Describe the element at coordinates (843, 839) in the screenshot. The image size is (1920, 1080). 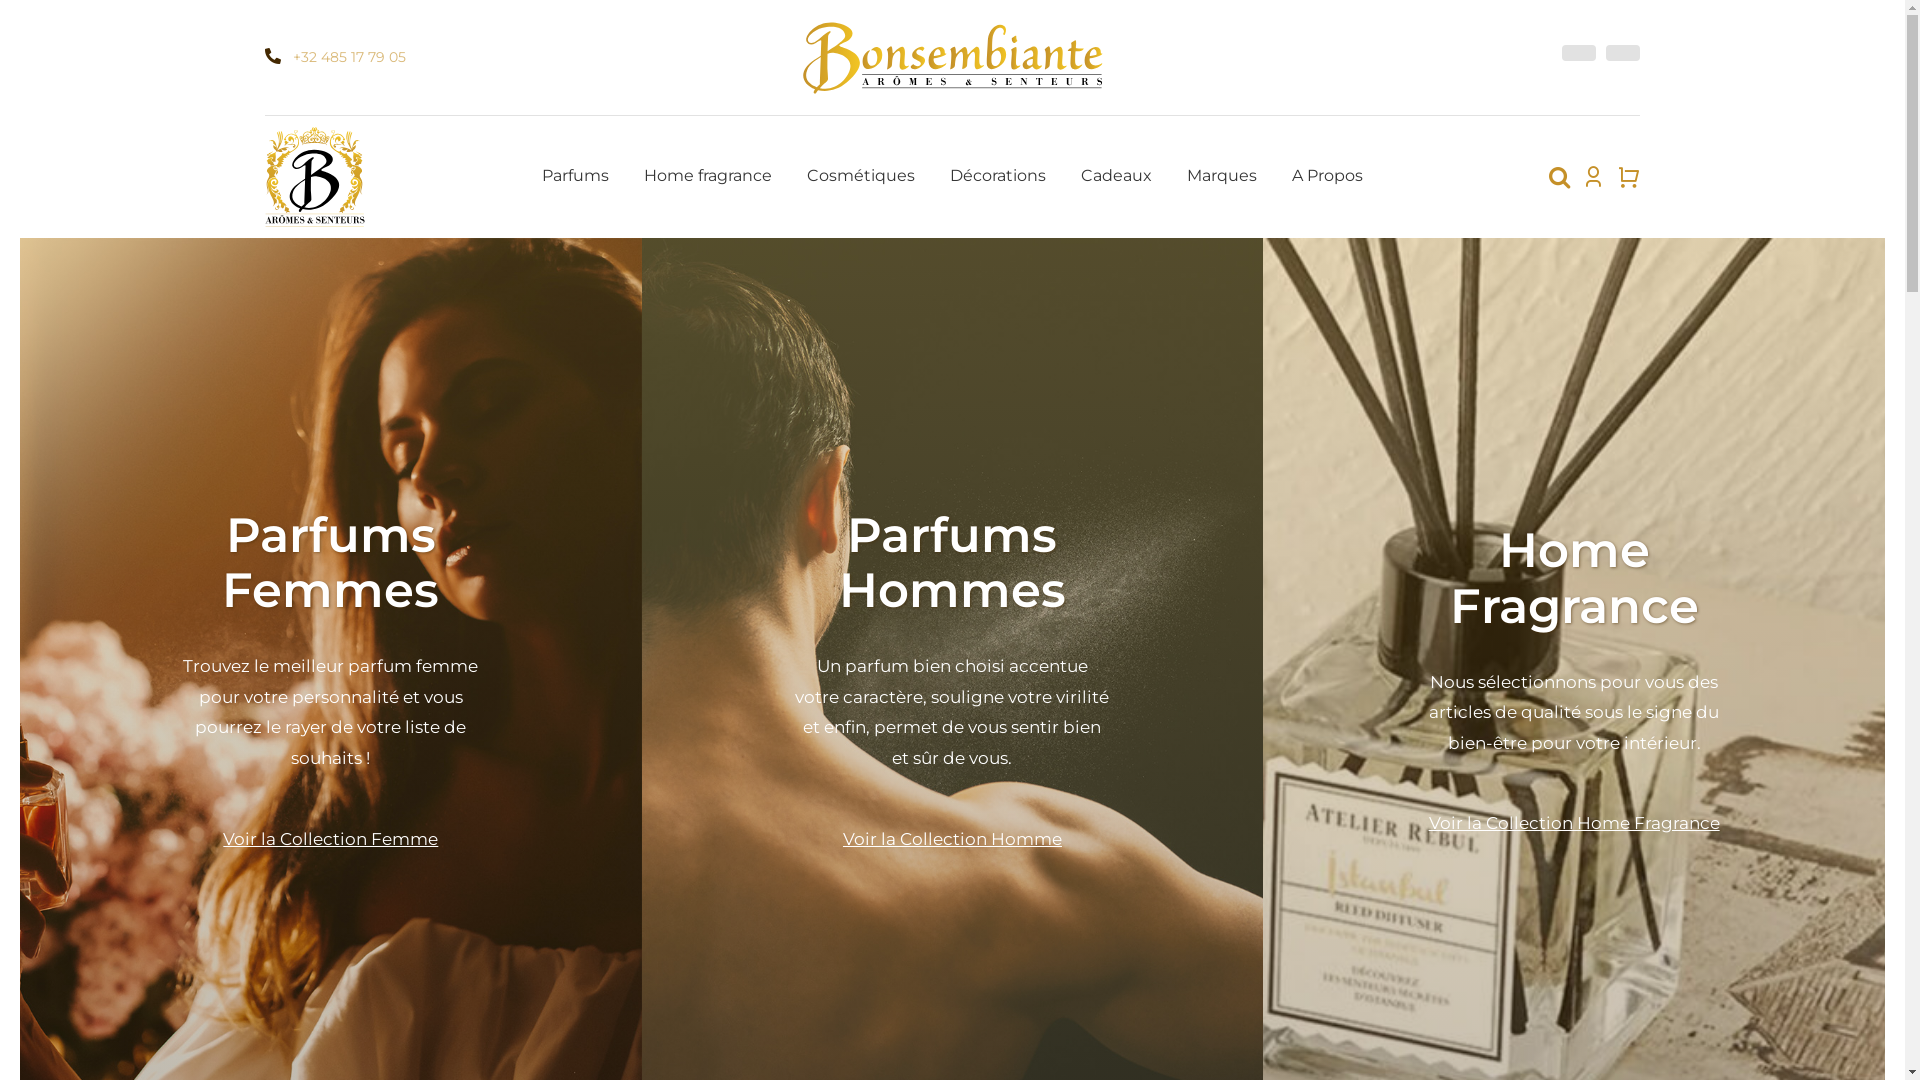
I see `'Voir la Collection Homme'` at that location.